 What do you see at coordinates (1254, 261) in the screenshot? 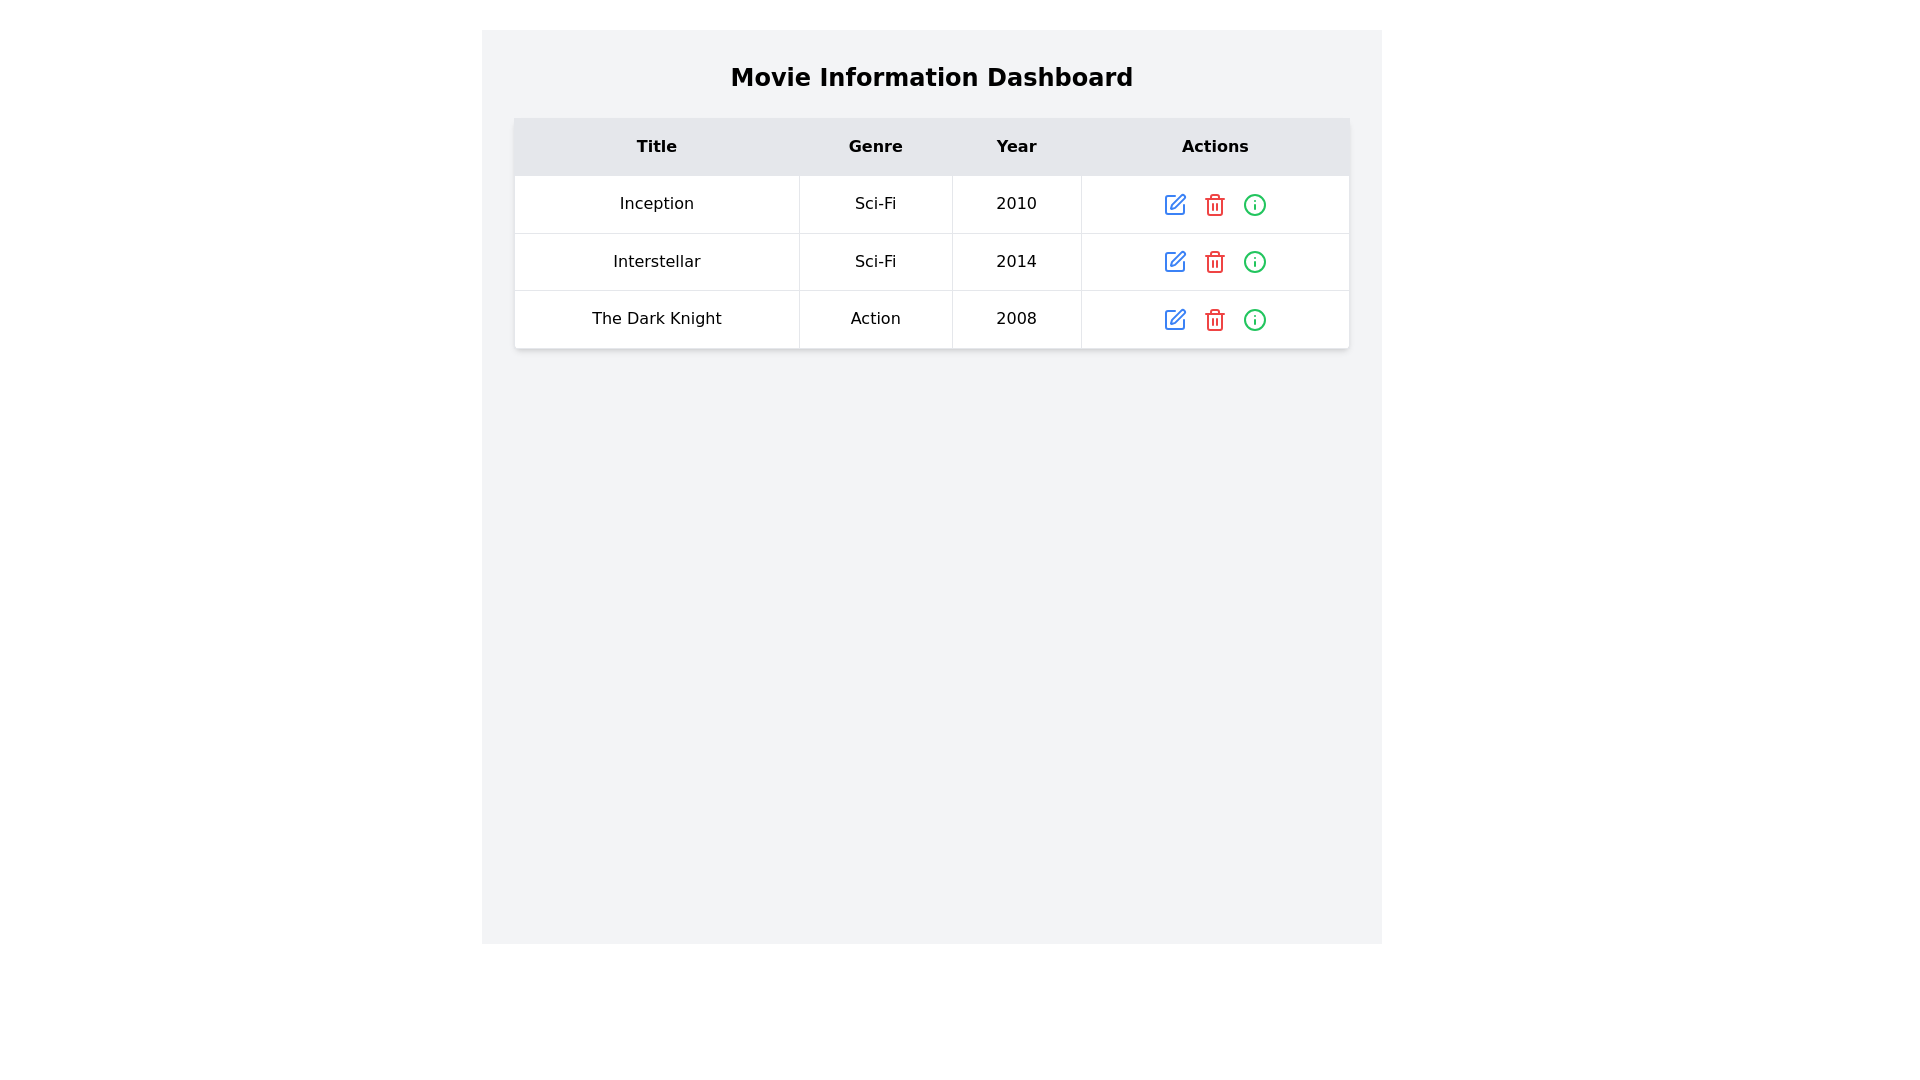
I see `the SVG-based info icon with a thin green border located in the second row of the 'Actions' column of a table` at bounding box center [1254, 261].